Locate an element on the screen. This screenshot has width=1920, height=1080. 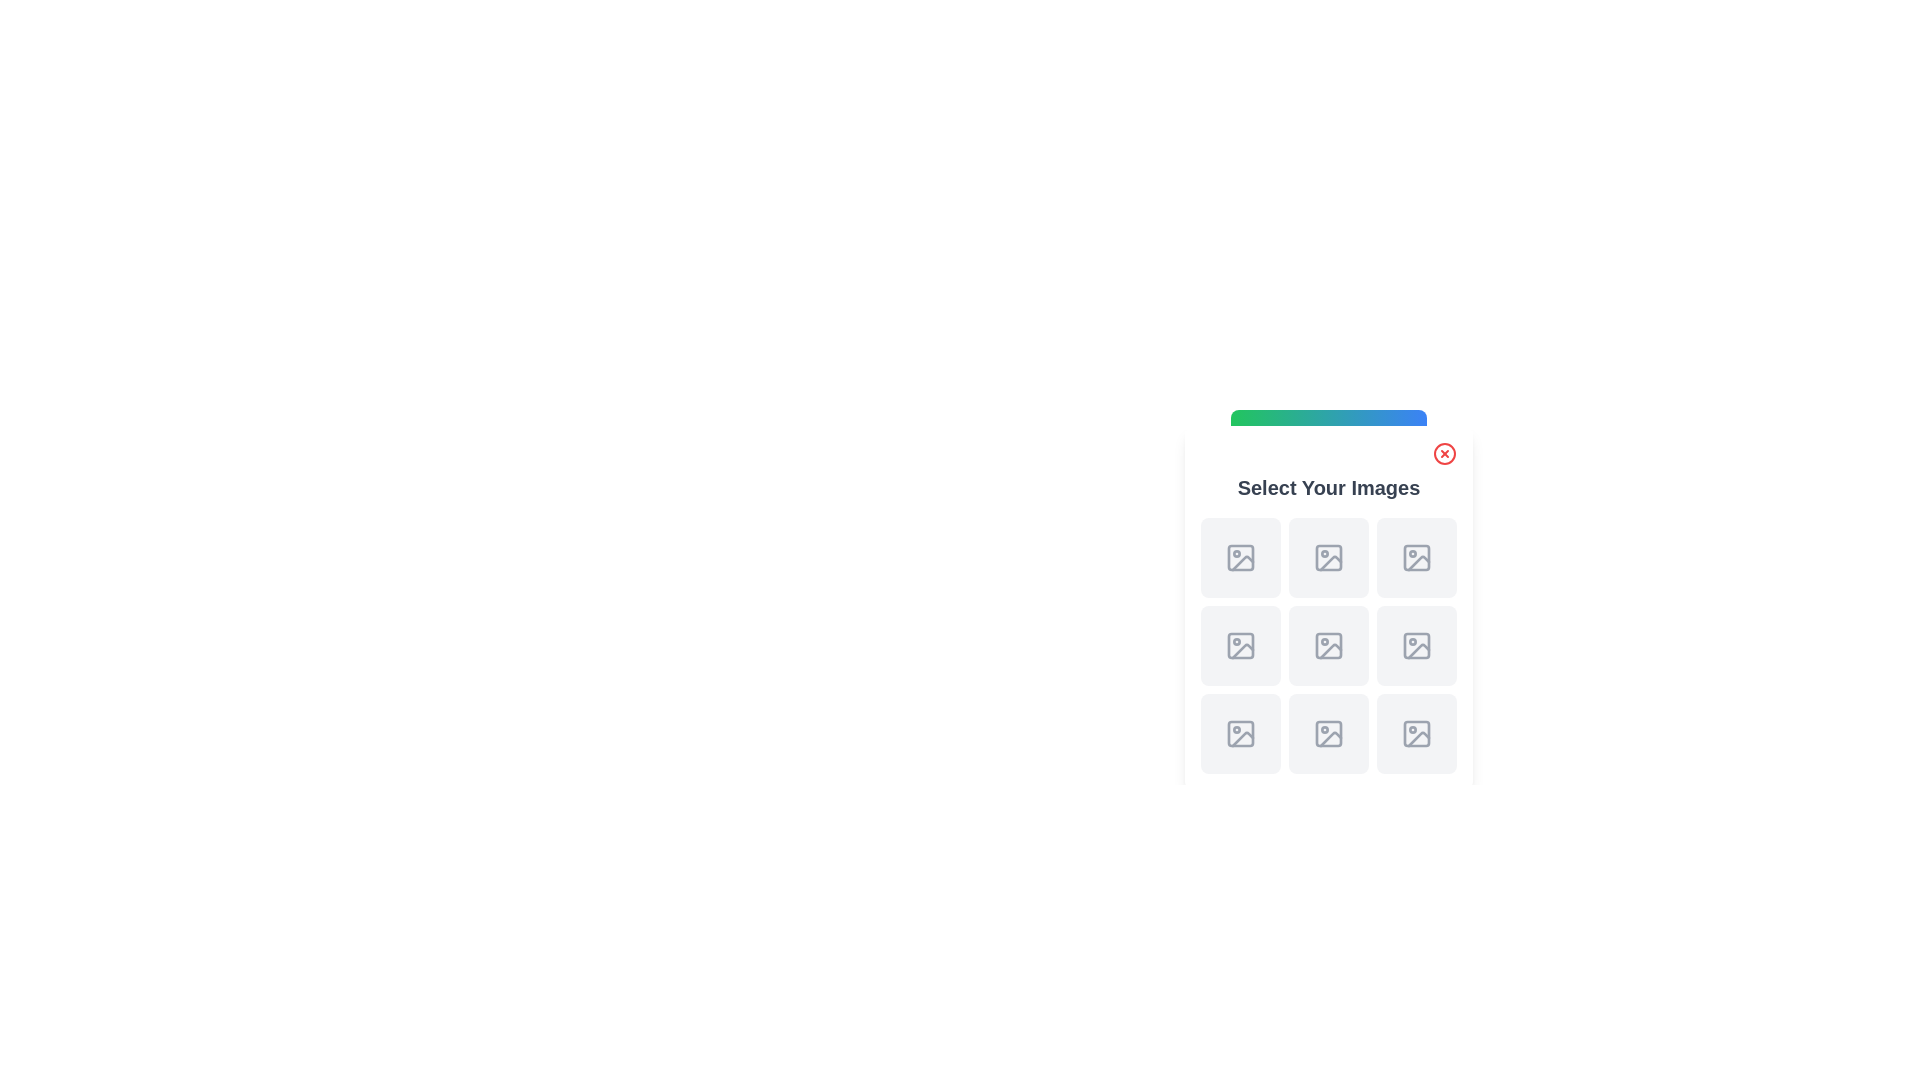
the center Image Placeholder element in the 3x3 grid layout is located at coordinates (1329, 585).